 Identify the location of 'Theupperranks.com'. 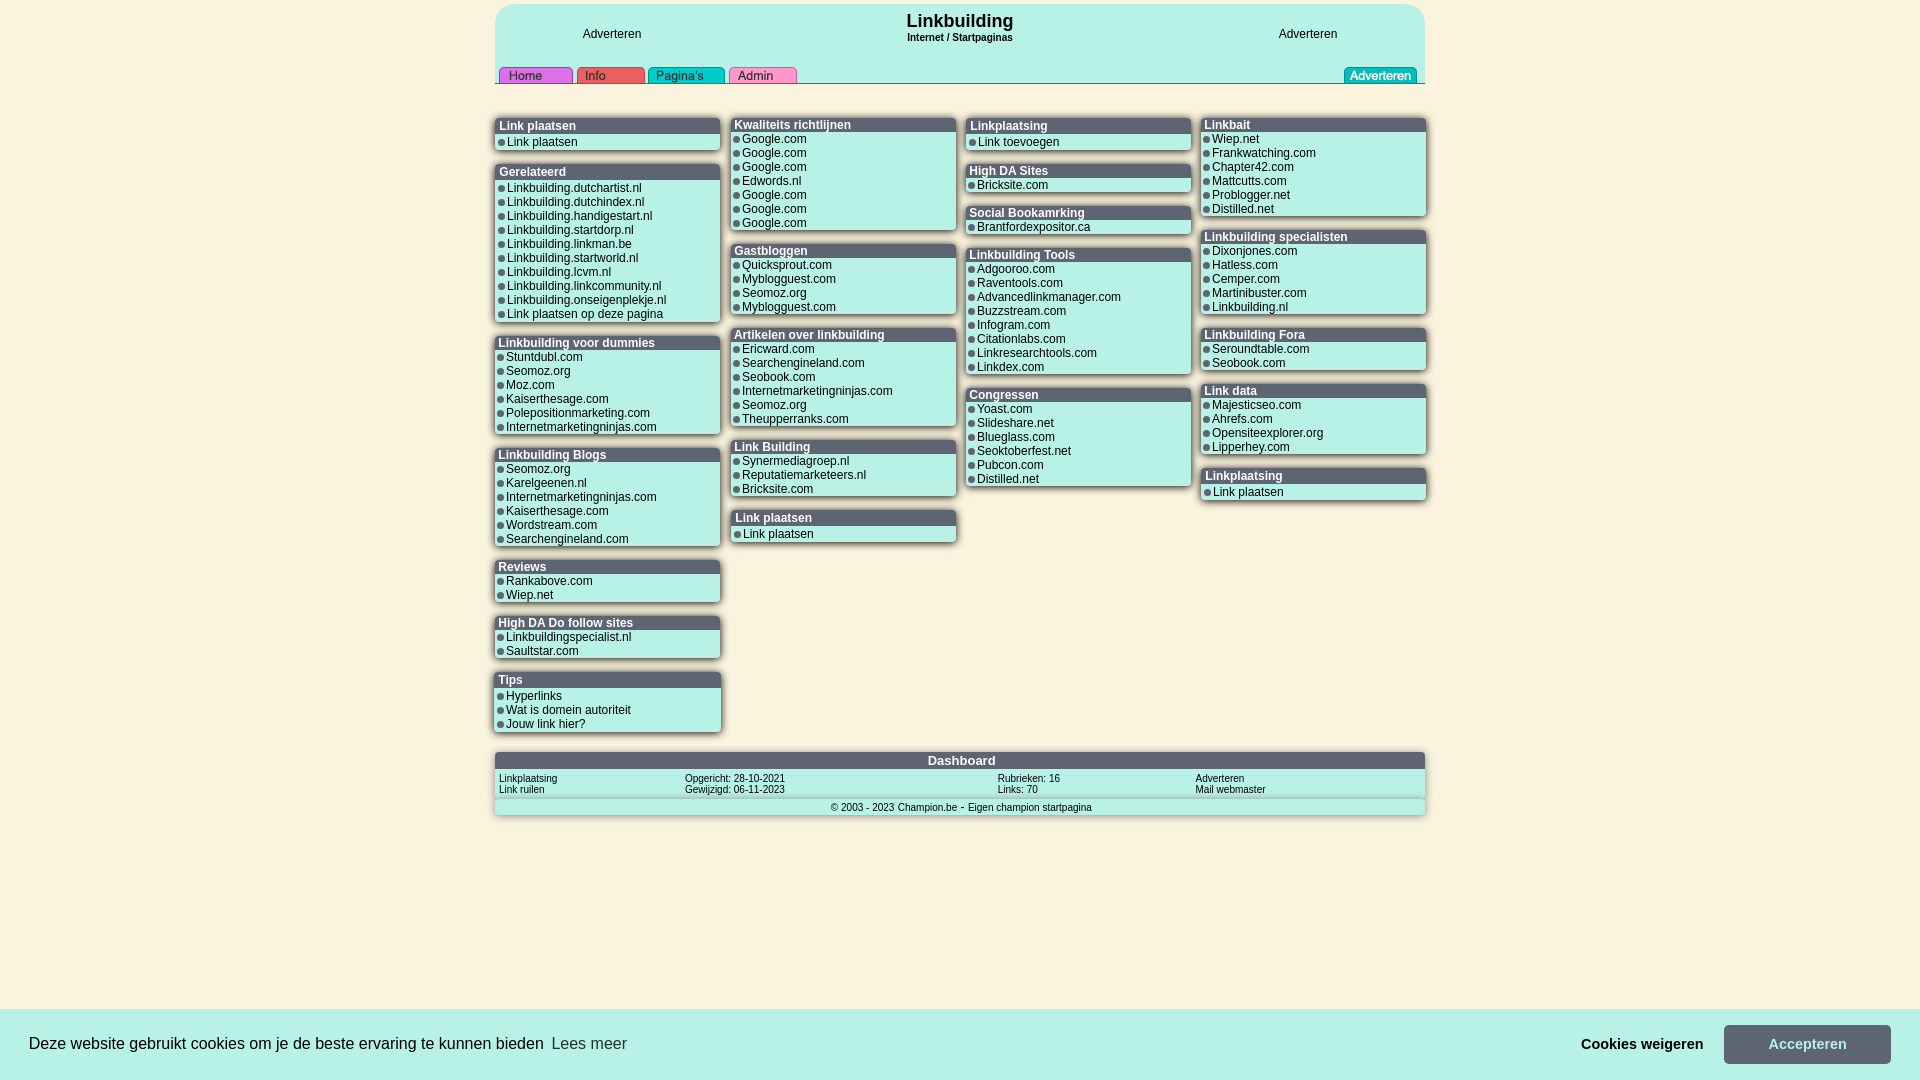
(794, 418).